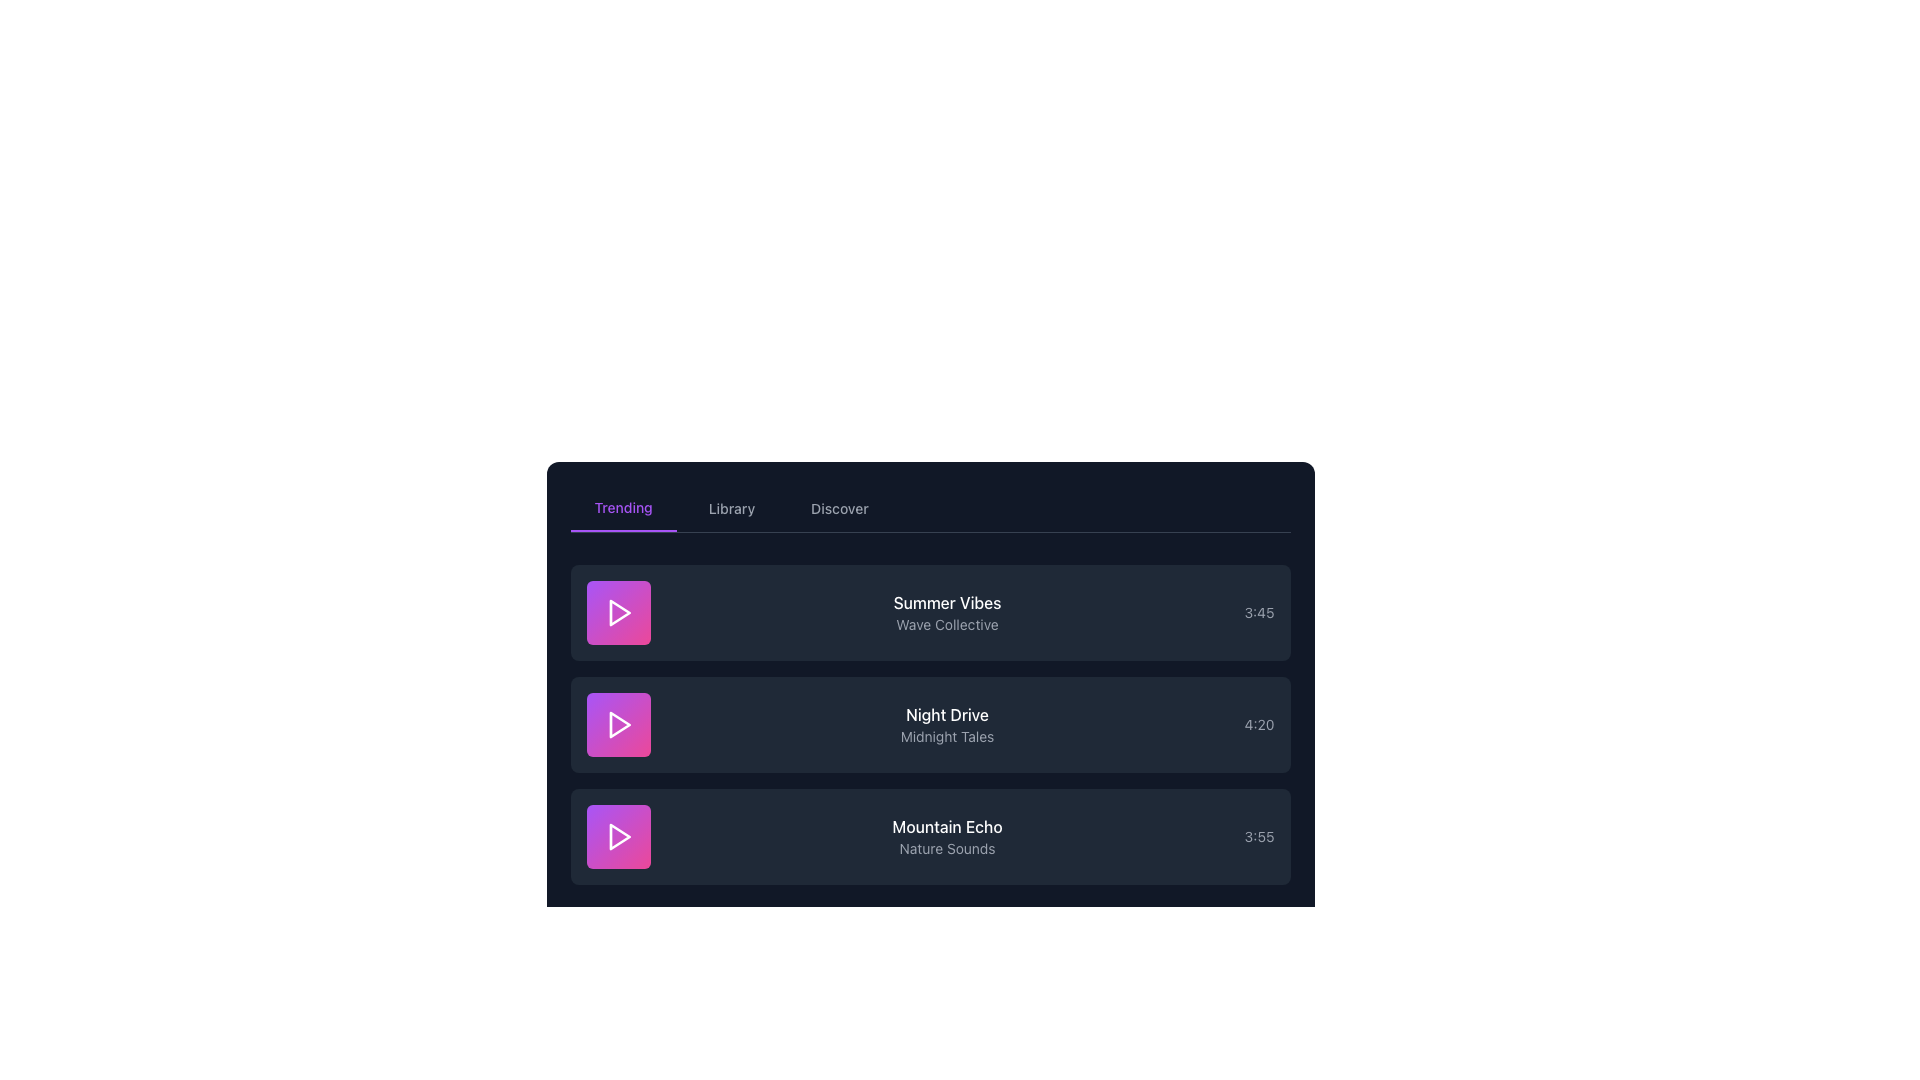 This screenshot has height=1080, width=1920. I want to click on the text label providing additional descriptive information located beneath the 'Night Drive' text in the second block of content, so click(946, 736).